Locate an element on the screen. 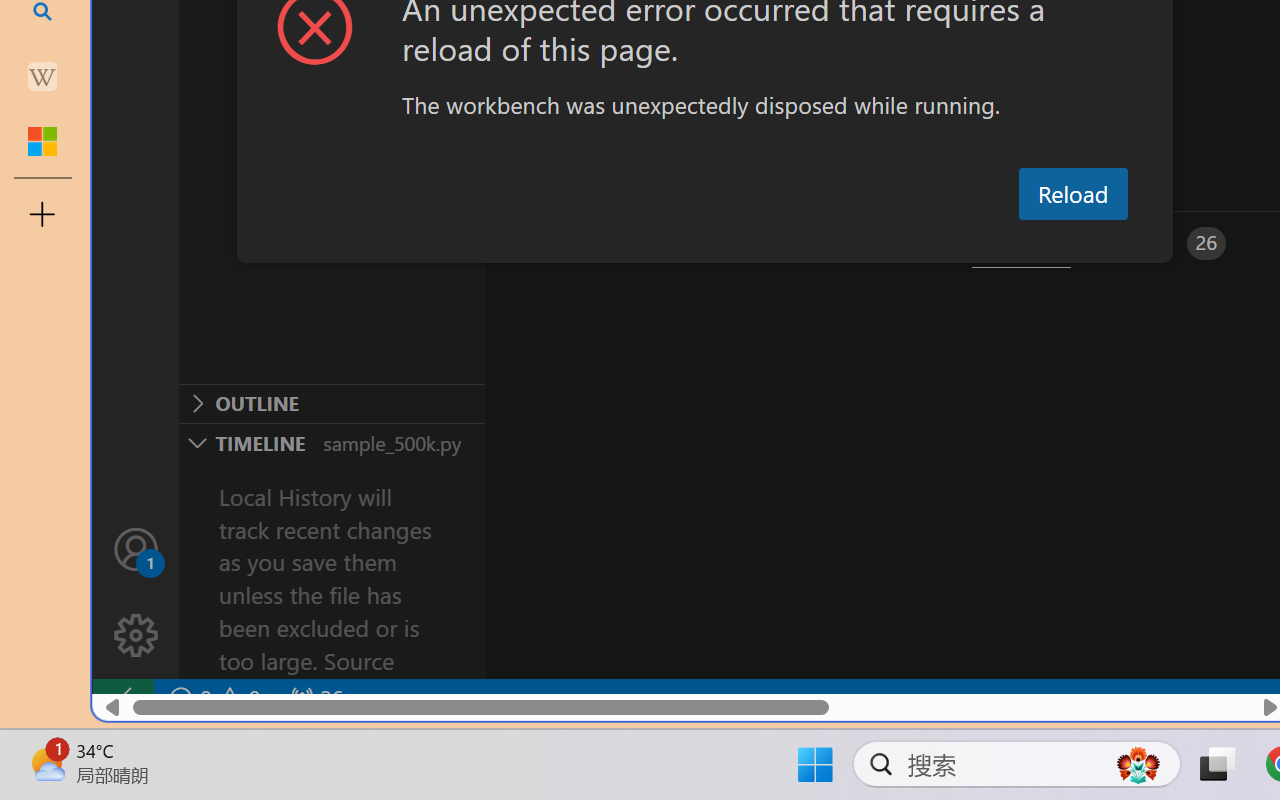 The width and height of the screenshot is (1280, 800). 'No Problems' is located at coordinates (213, 698).